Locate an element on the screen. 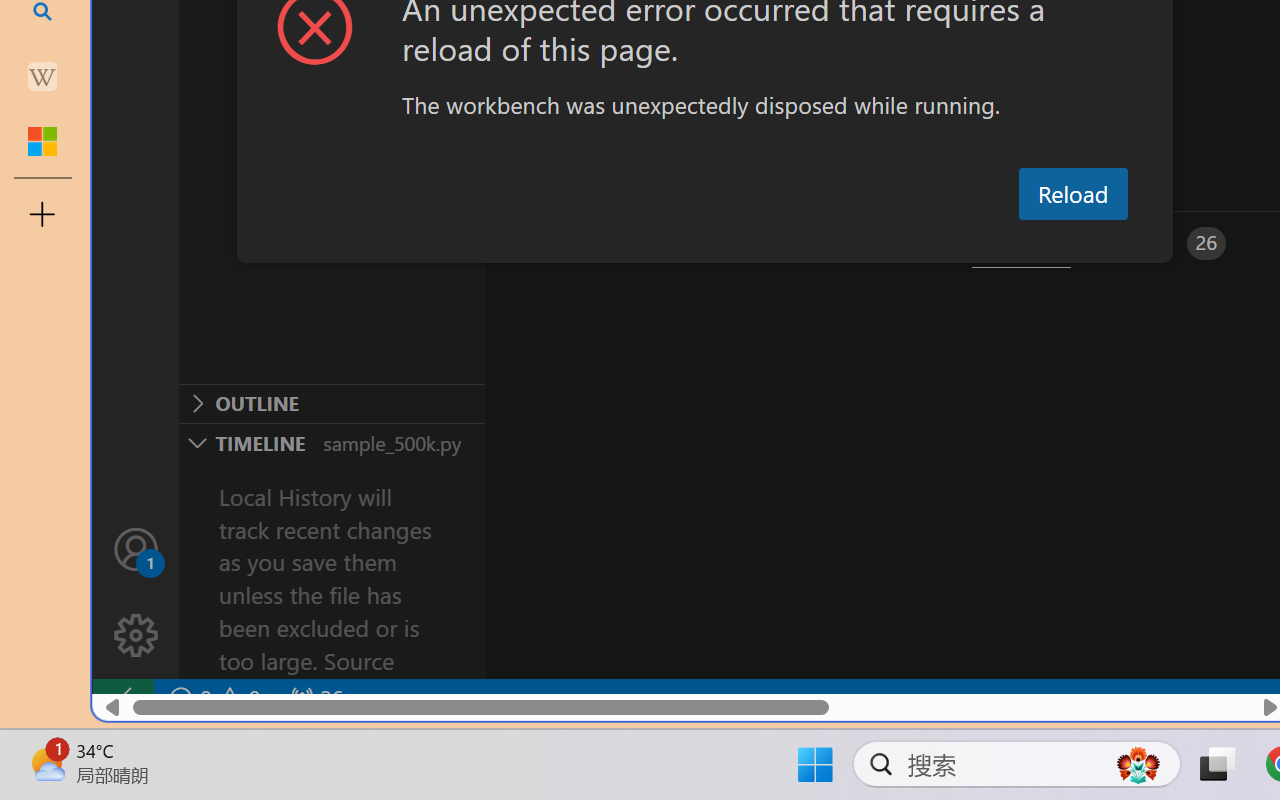 The width and height of the screenshot is (1280, 800). 'No Problems' is located at coordinates (213, 698).